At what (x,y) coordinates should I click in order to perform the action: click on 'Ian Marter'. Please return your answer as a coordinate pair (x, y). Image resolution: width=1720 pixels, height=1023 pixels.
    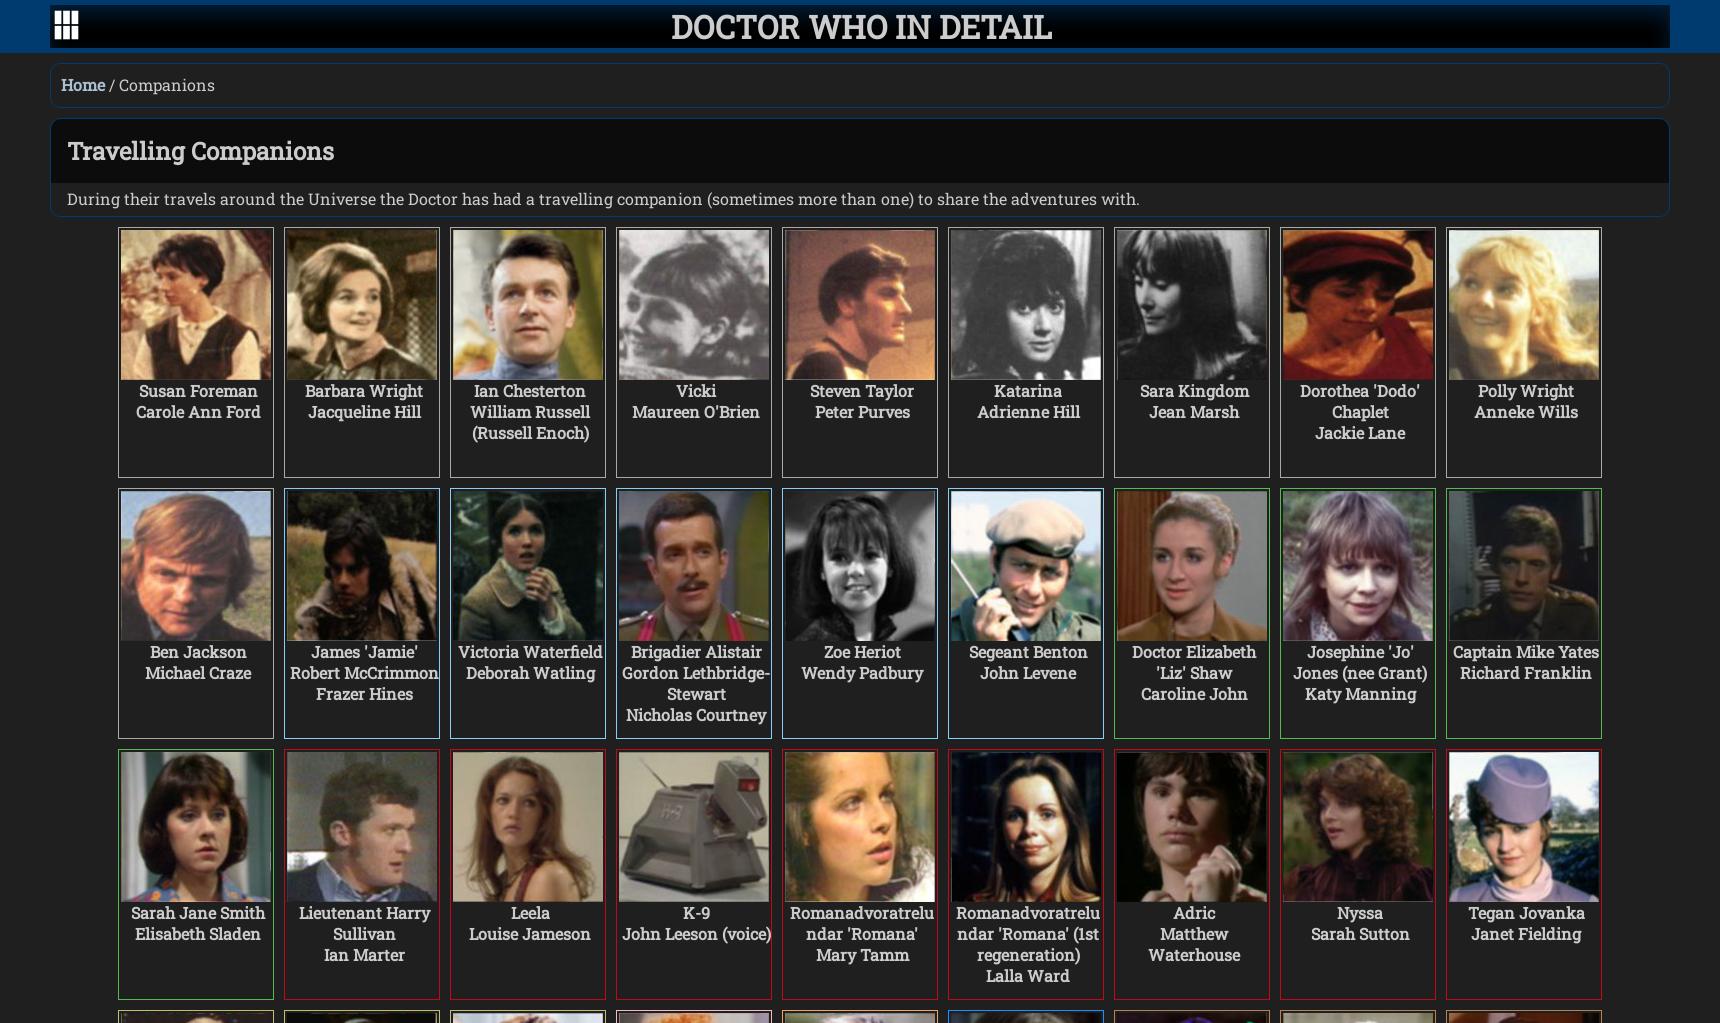
    Looking at the image, I should click on (322, 954).